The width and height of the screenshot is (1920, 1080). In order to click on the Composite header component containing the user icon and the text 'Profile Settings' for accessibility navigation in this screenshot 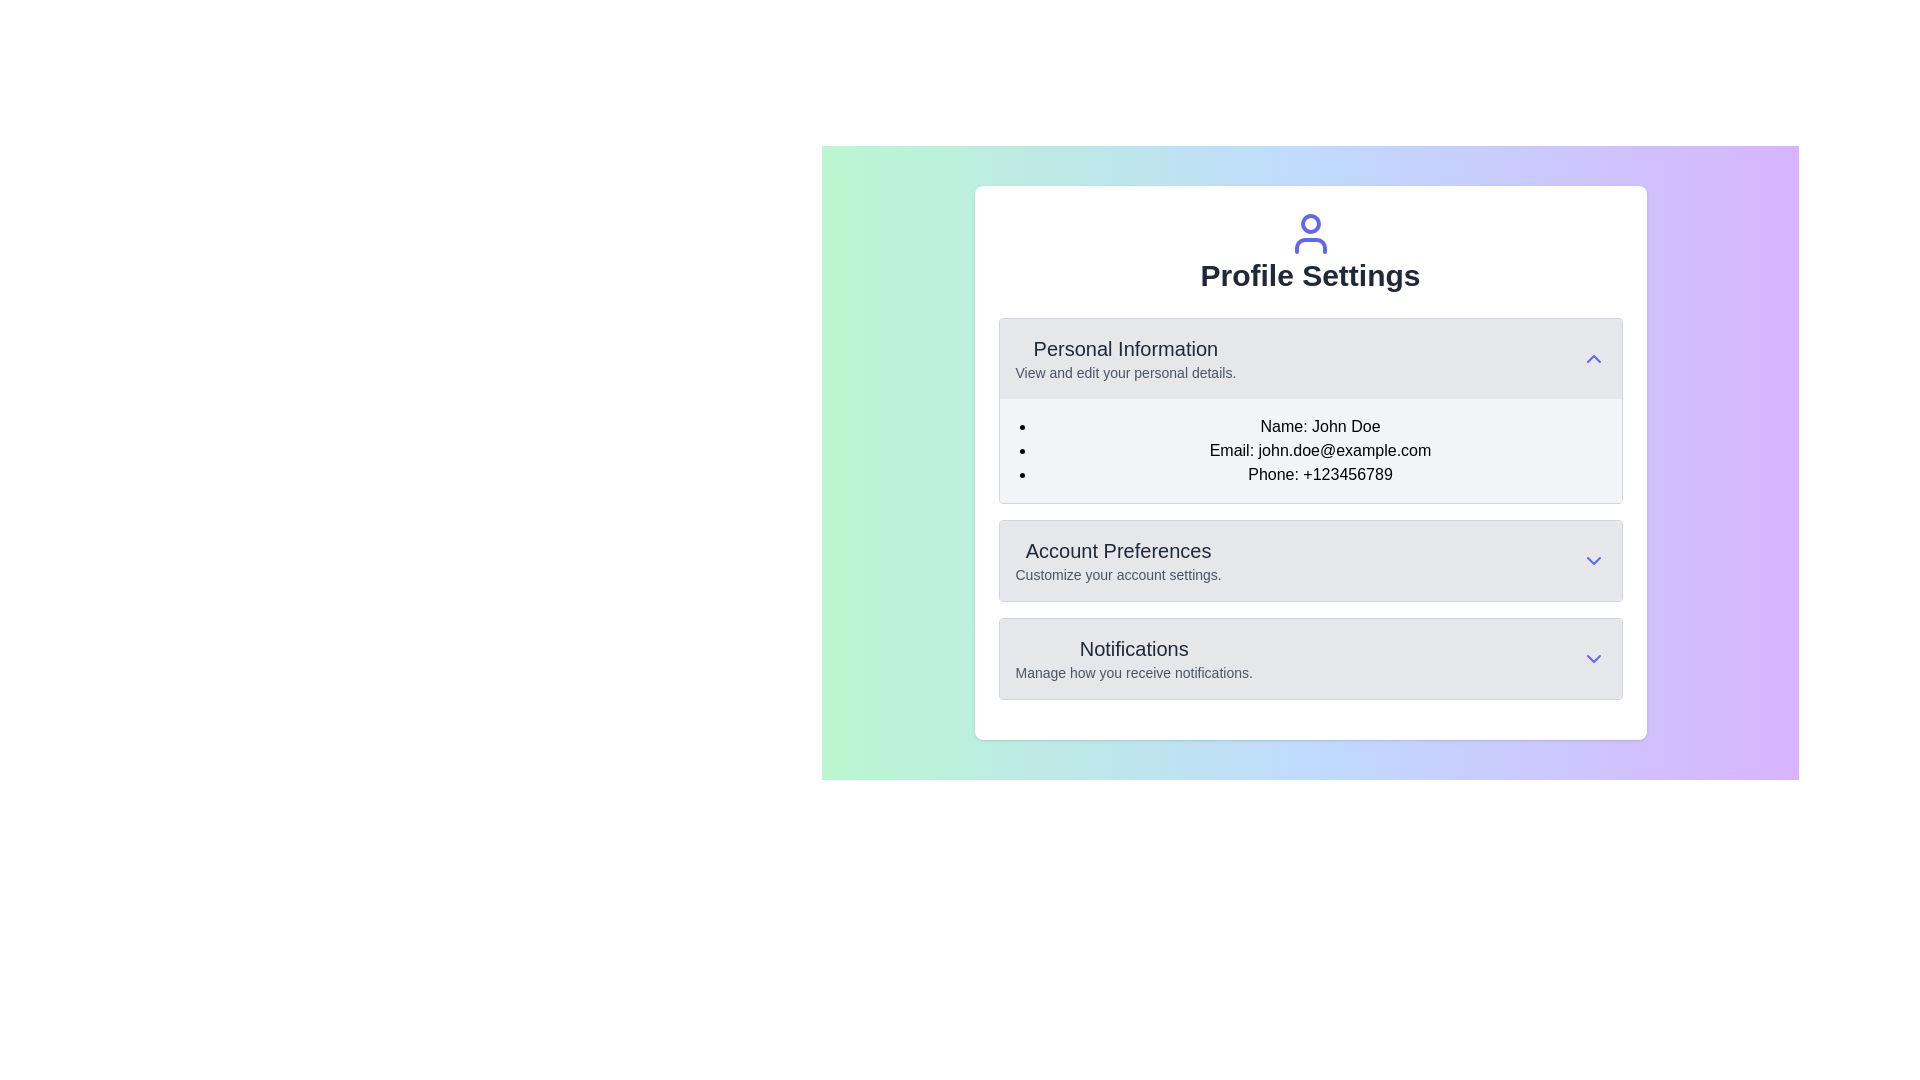, I will do `click(1310, 250)`.